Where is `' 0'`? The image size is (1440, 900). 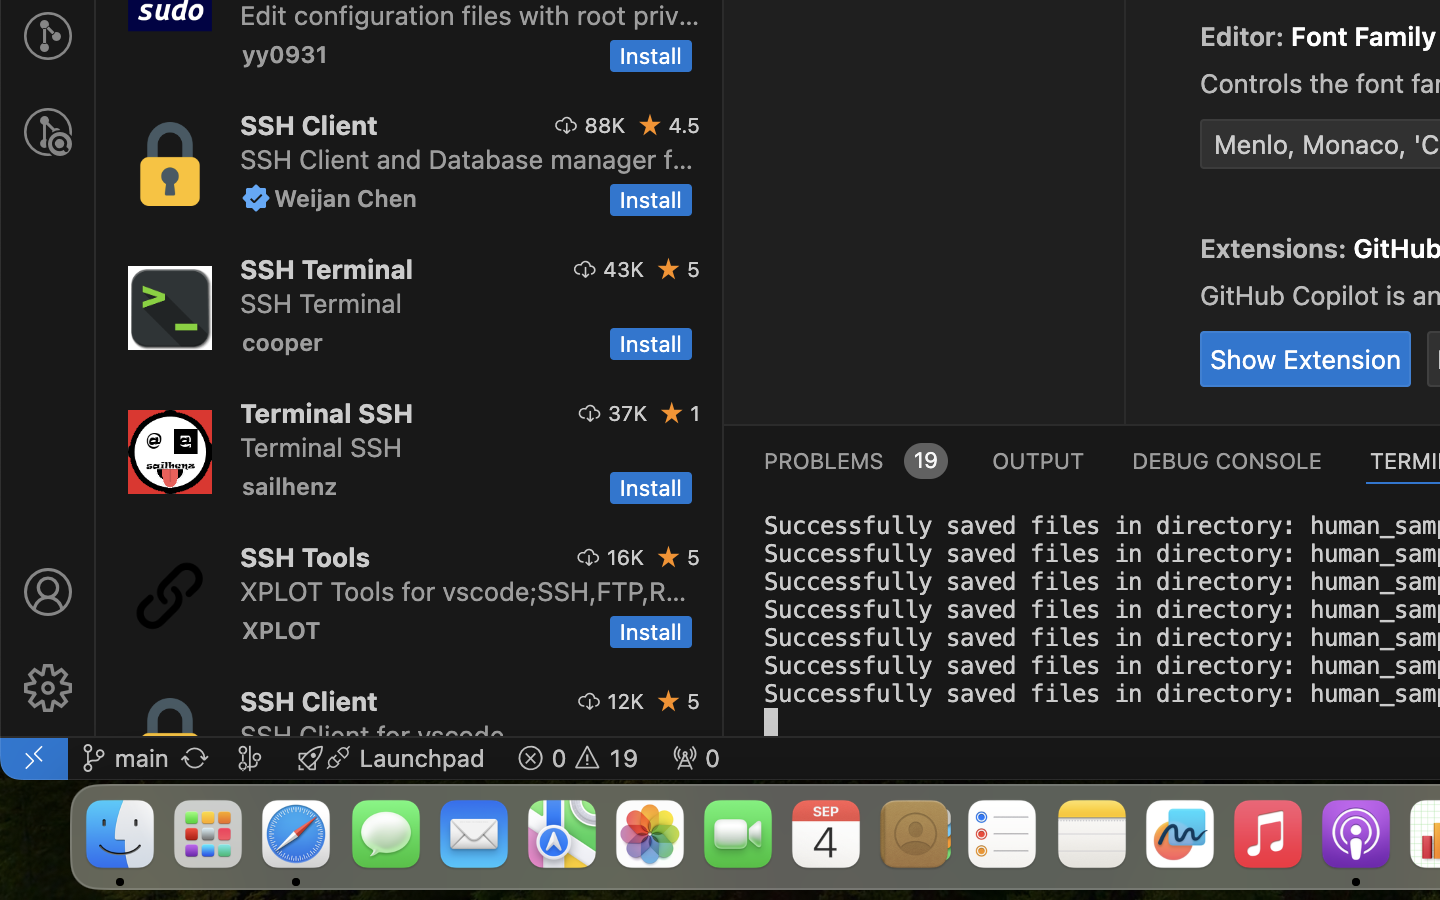 ' 0' is located at coordinates (695, 756).